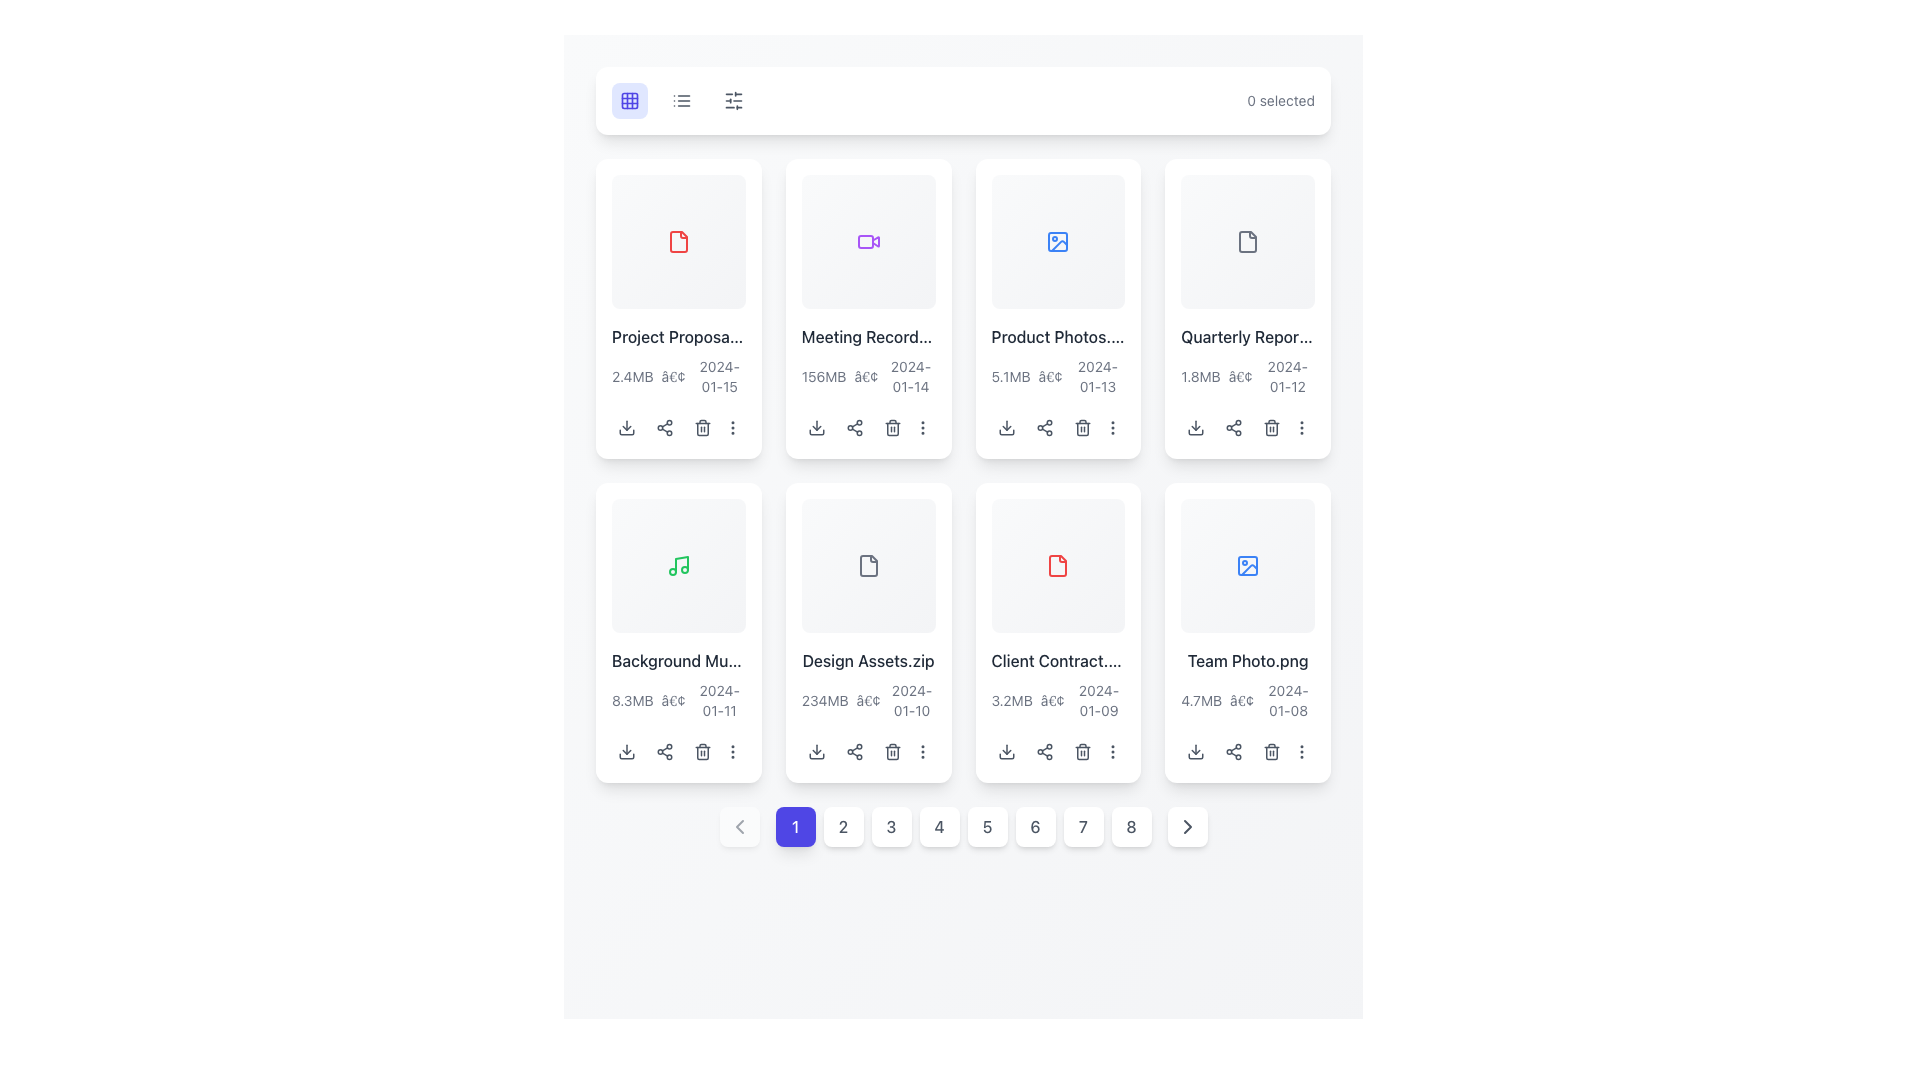  What do you see at coordinates (1233, 751) in the screenshot?
I see `the small circular button with a share icon located between the download button and the trash button in the bottom-right corner of the 'Team Photo.png' card` at bounding box center [1233, 751].